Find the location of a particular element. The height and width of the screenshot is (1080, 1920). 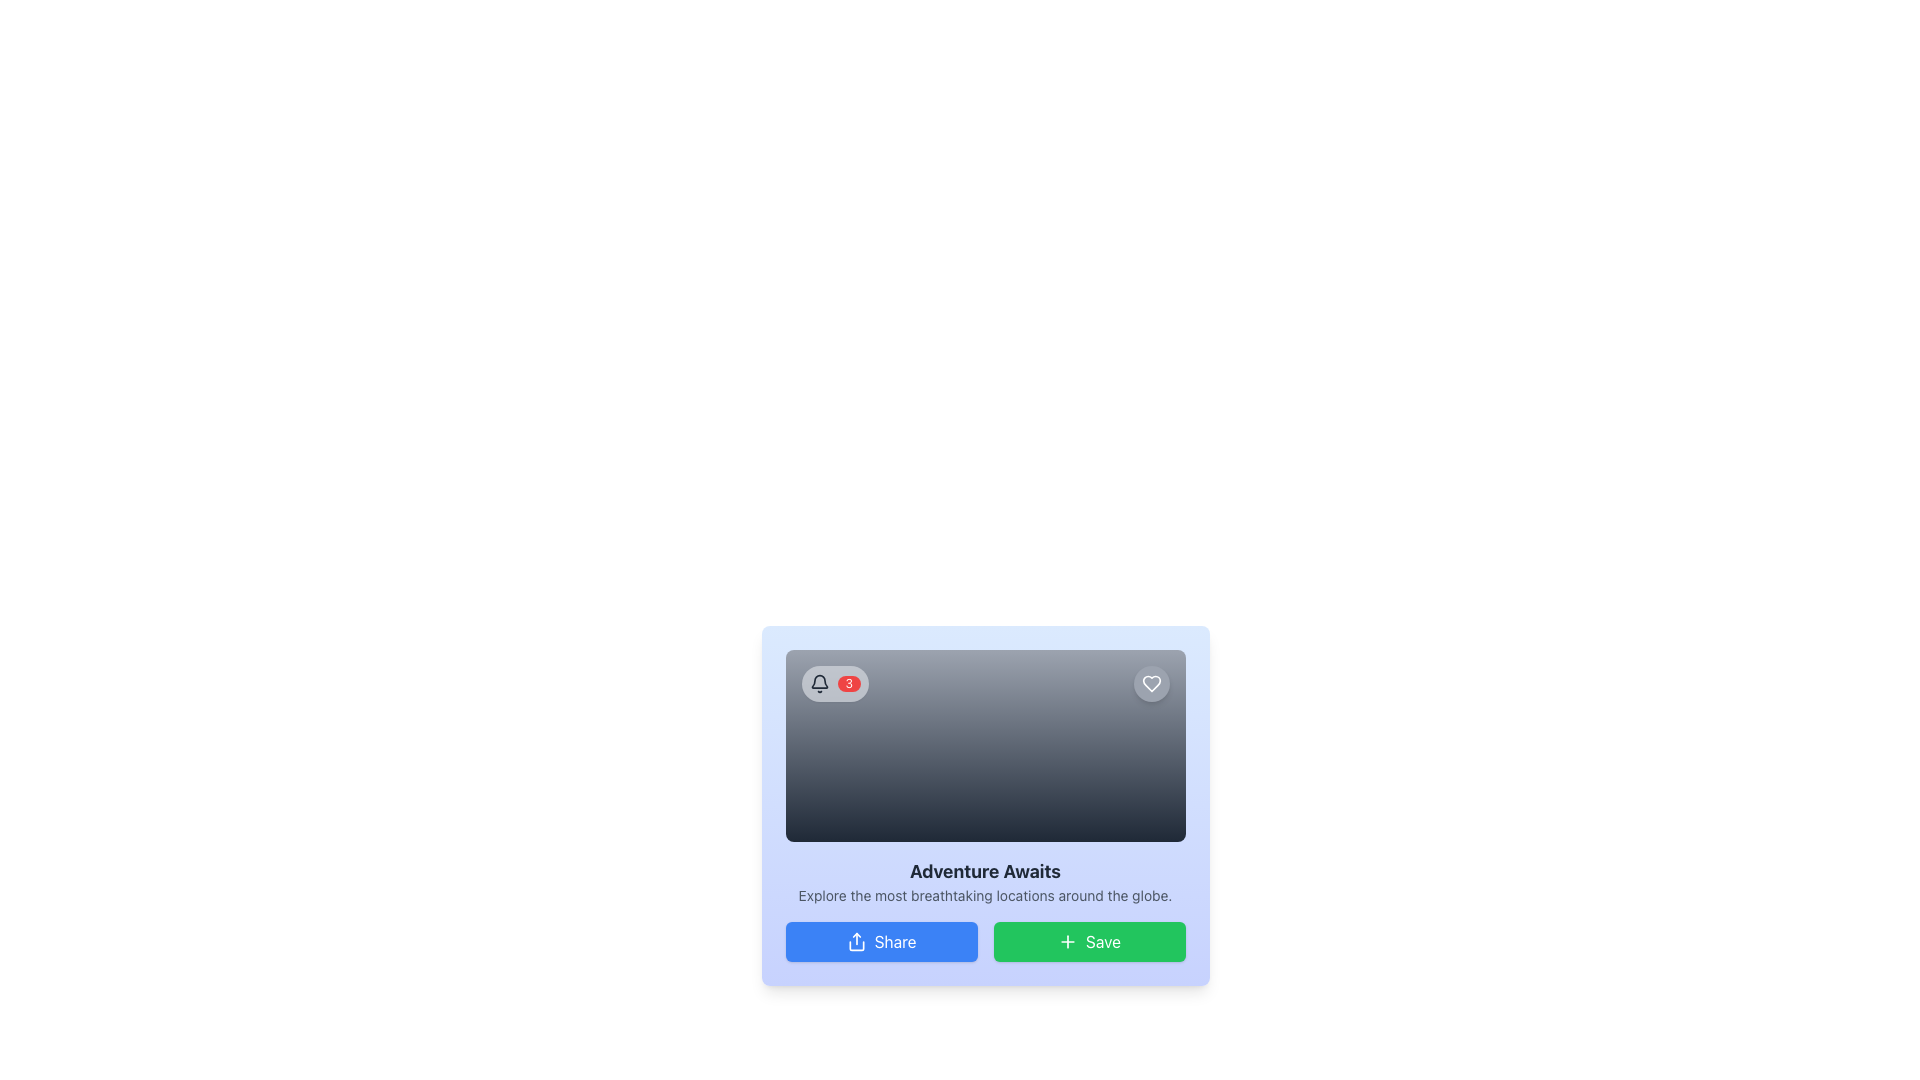

the circular badge with a red background displaying the number '3', located at the top-right corner of the notification area is located at coordinates (849, 682).